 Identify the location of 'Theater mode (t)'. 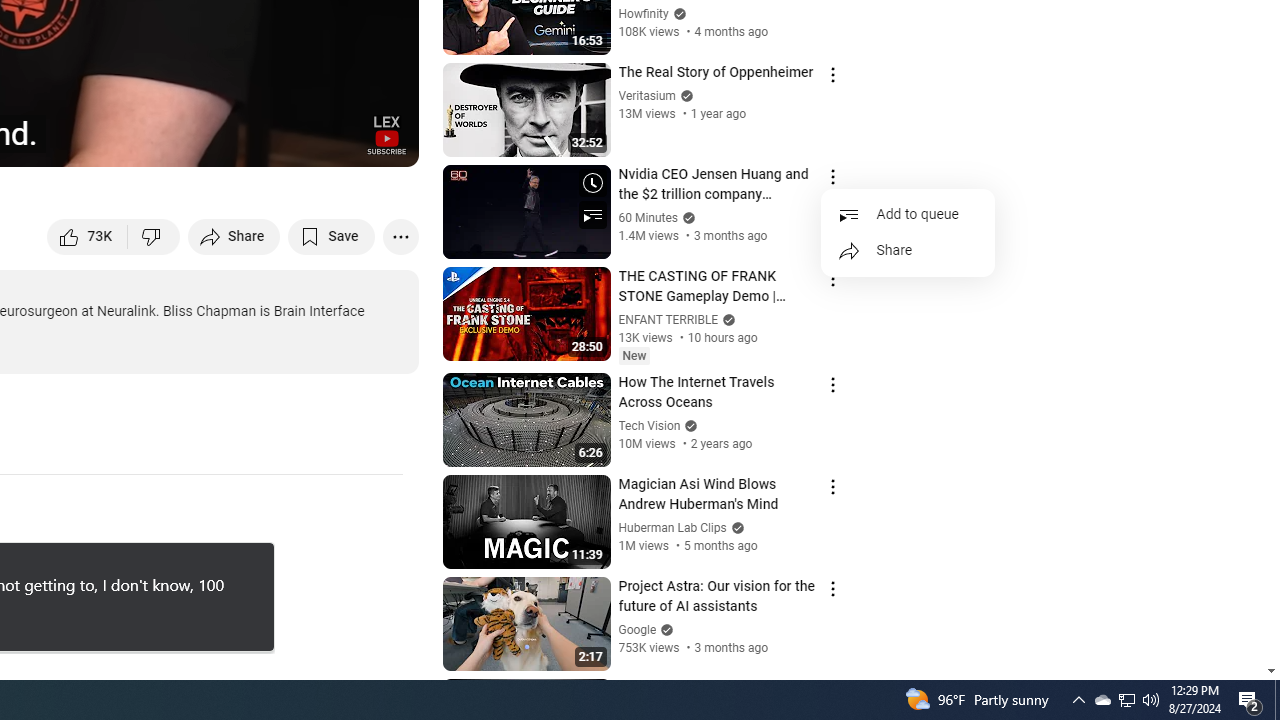
(334, 141).